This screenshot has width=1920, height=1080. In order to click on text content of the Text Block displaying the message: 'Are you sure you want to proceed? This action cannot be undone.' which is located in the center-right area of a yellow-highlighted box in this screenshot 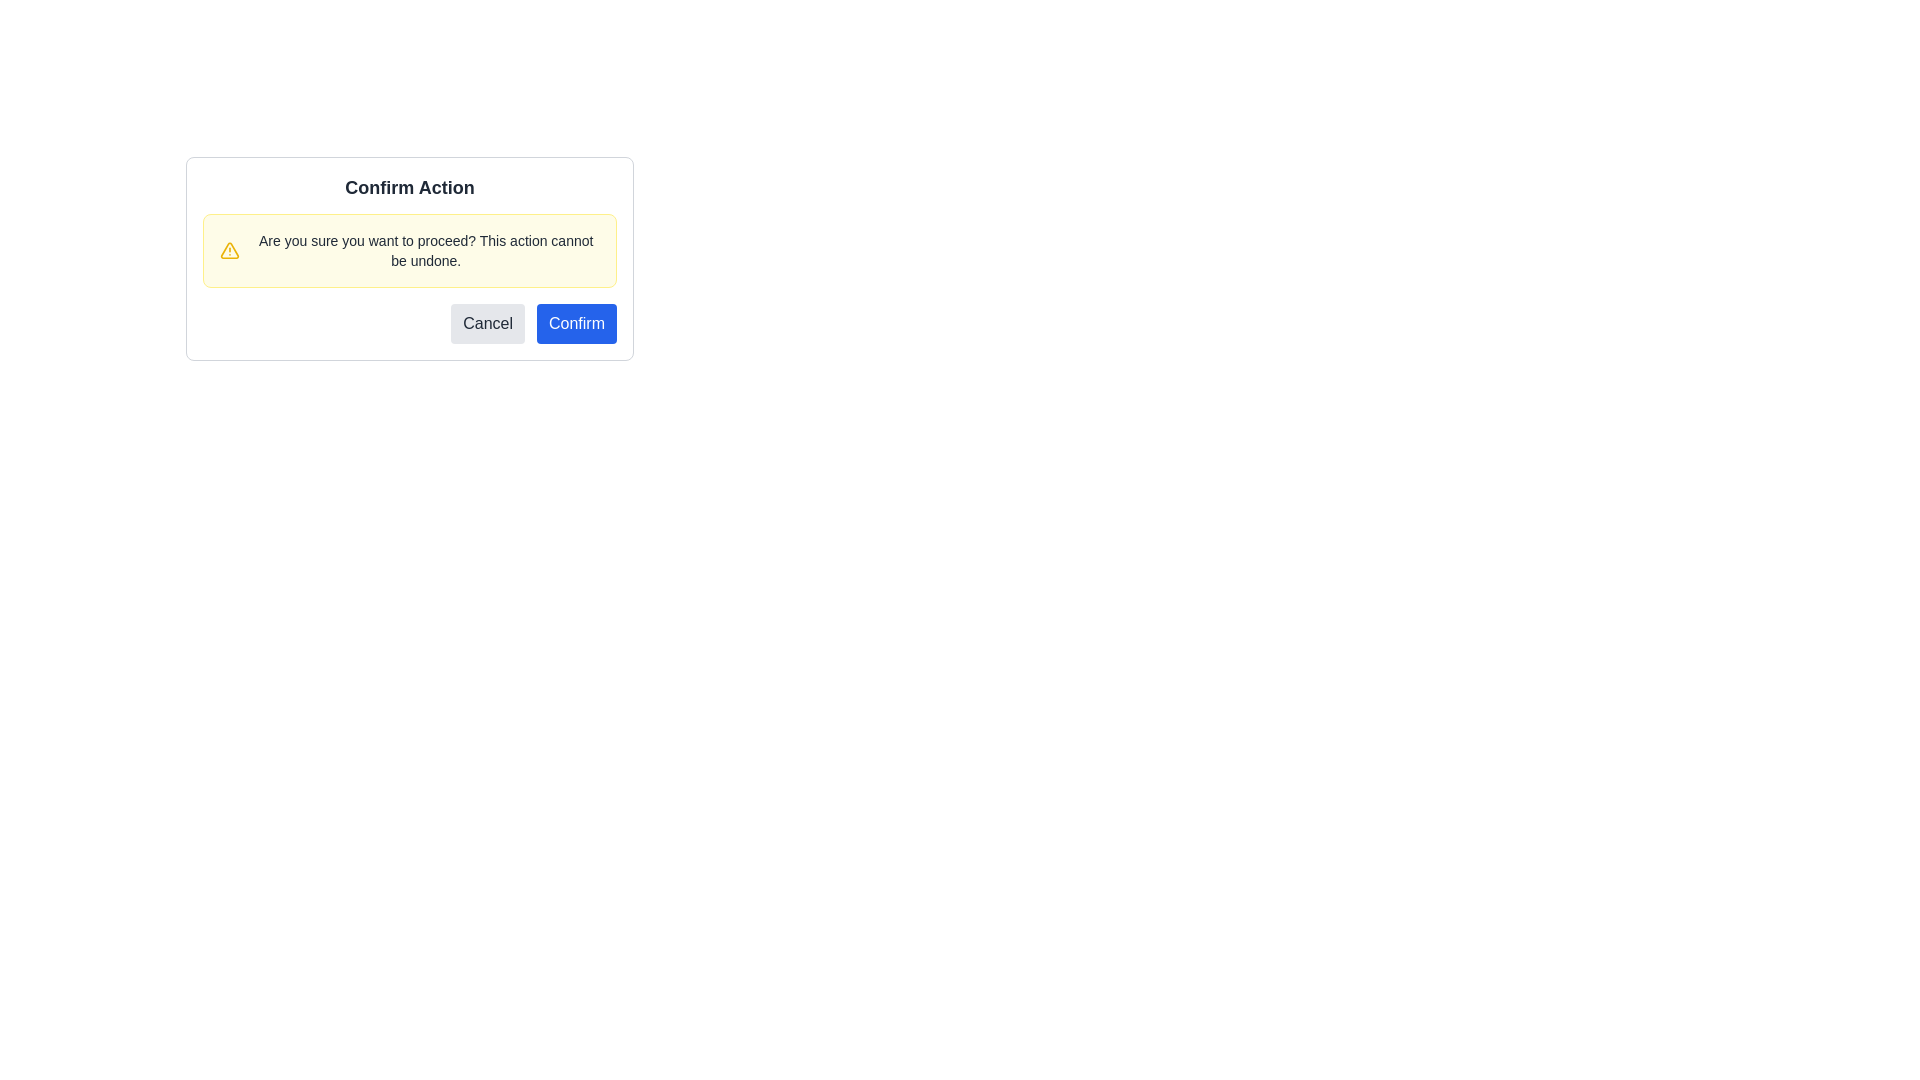, I will do `click(425, 249)`.